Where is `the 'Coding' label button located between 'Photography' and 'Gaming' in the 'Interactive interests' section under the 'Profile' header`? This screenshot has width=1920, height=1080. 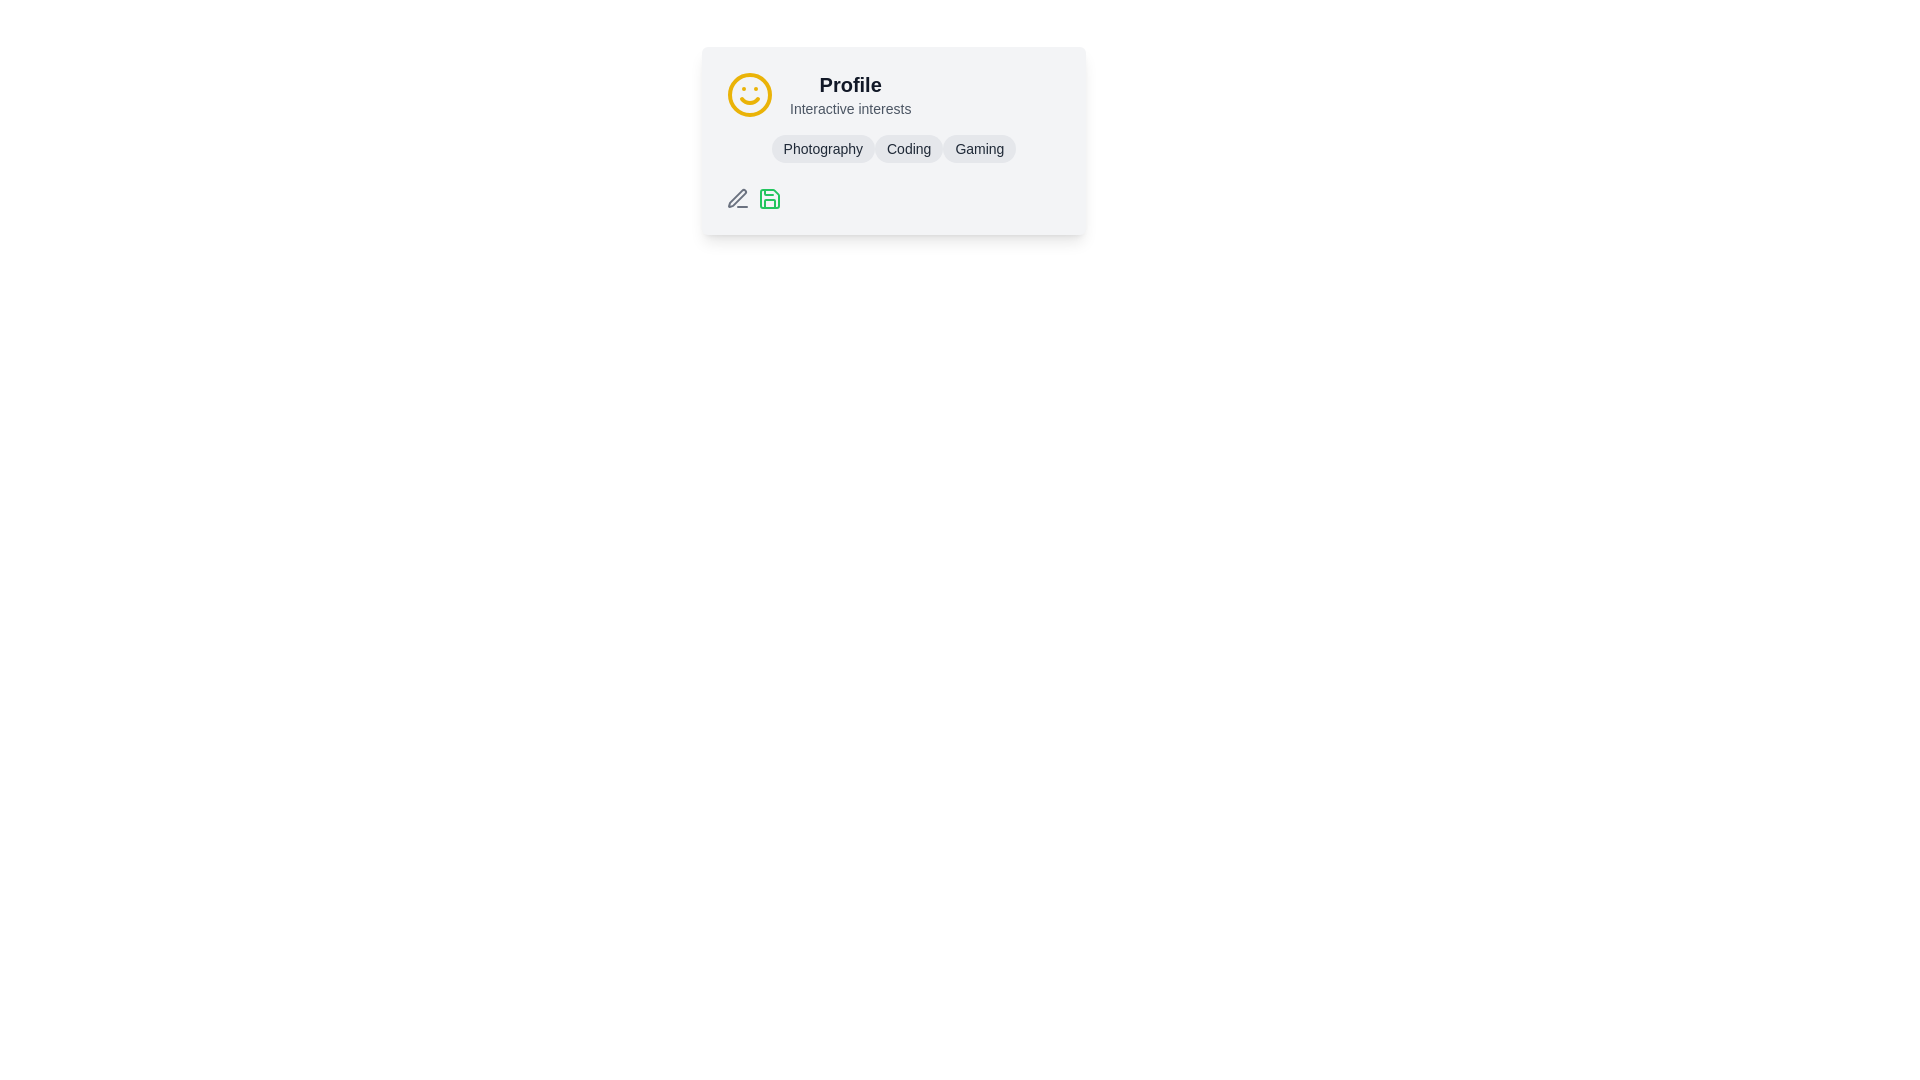
the 'Coding' label button located between 'Photography' and 'Gaming' in the 'Interactive interests' section under the 'Profile' header is located at coordinates (908, 148).